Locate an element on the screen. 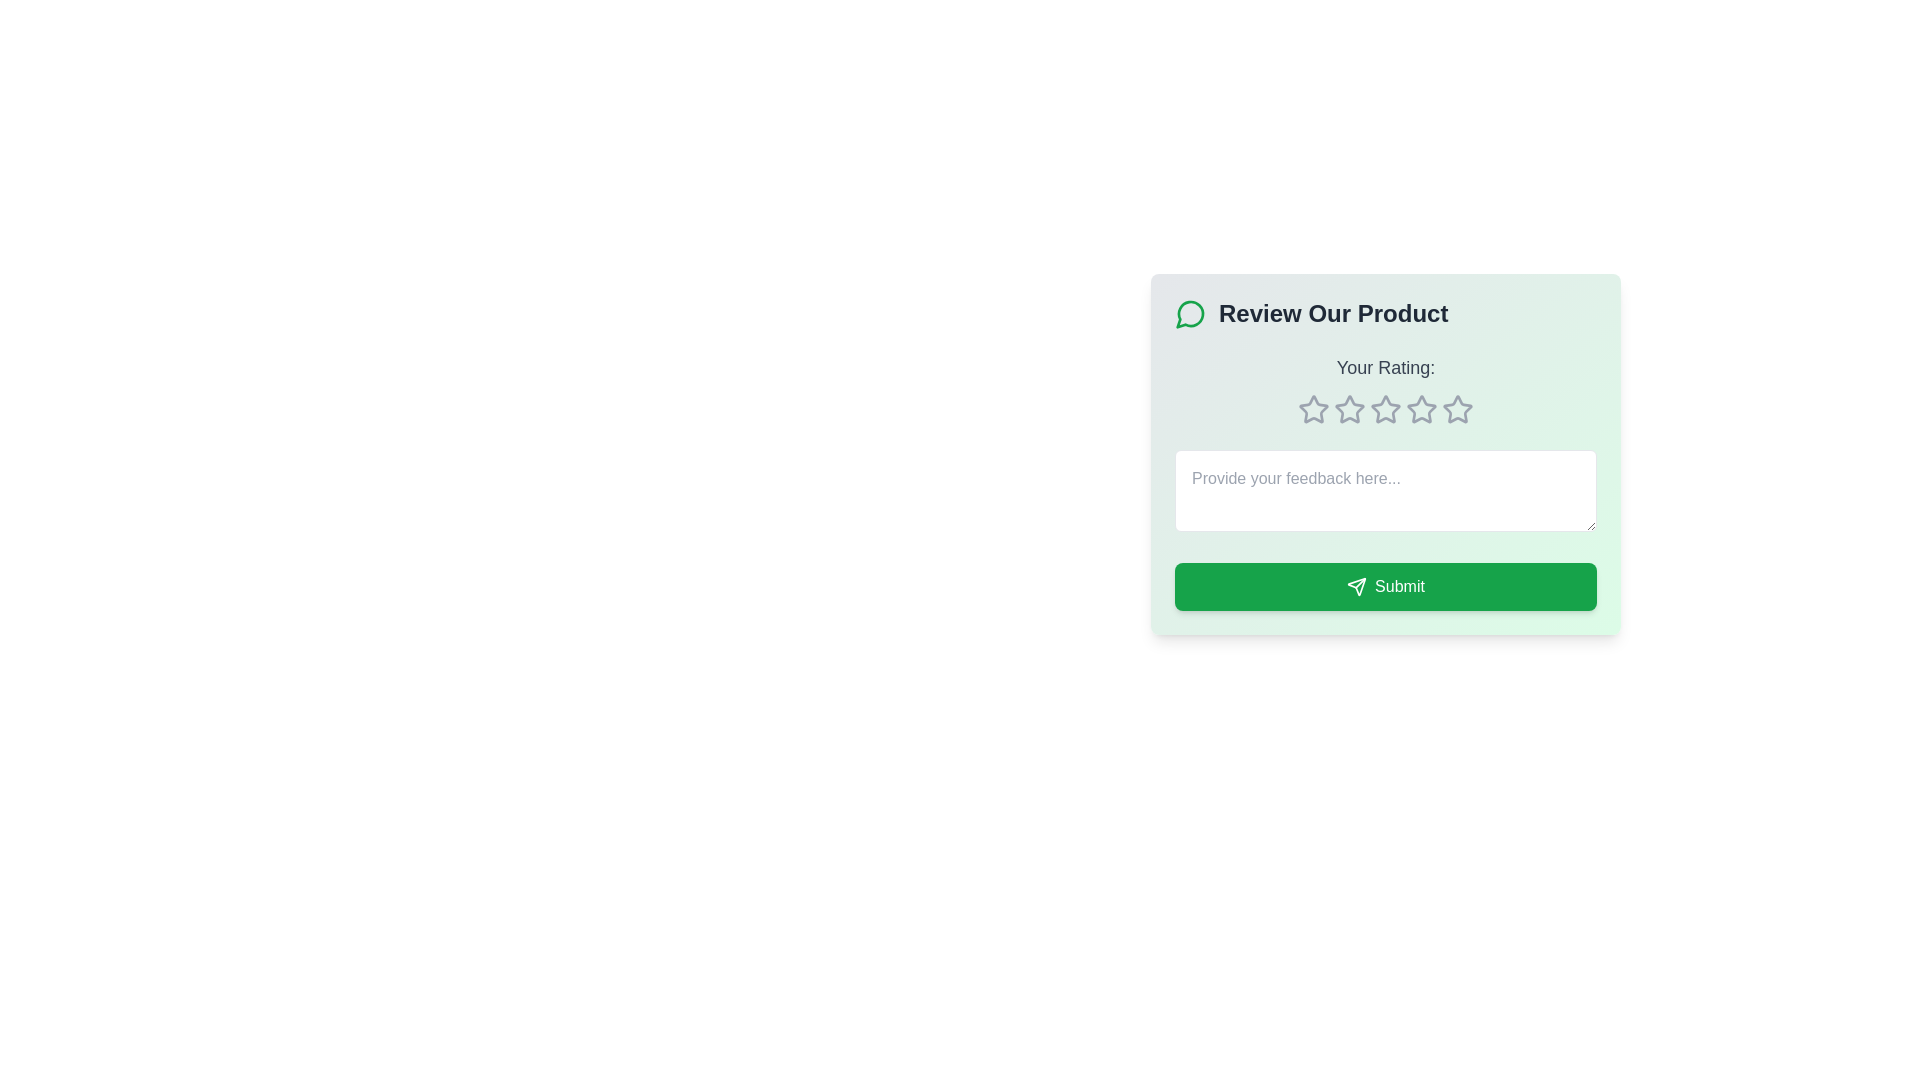 The width and height of the screenshot is (1920, 1080). the star in the Rating selector to set the rating below the title 'Review Our Product' and above the text input field is located at coordinates (1385, 389).